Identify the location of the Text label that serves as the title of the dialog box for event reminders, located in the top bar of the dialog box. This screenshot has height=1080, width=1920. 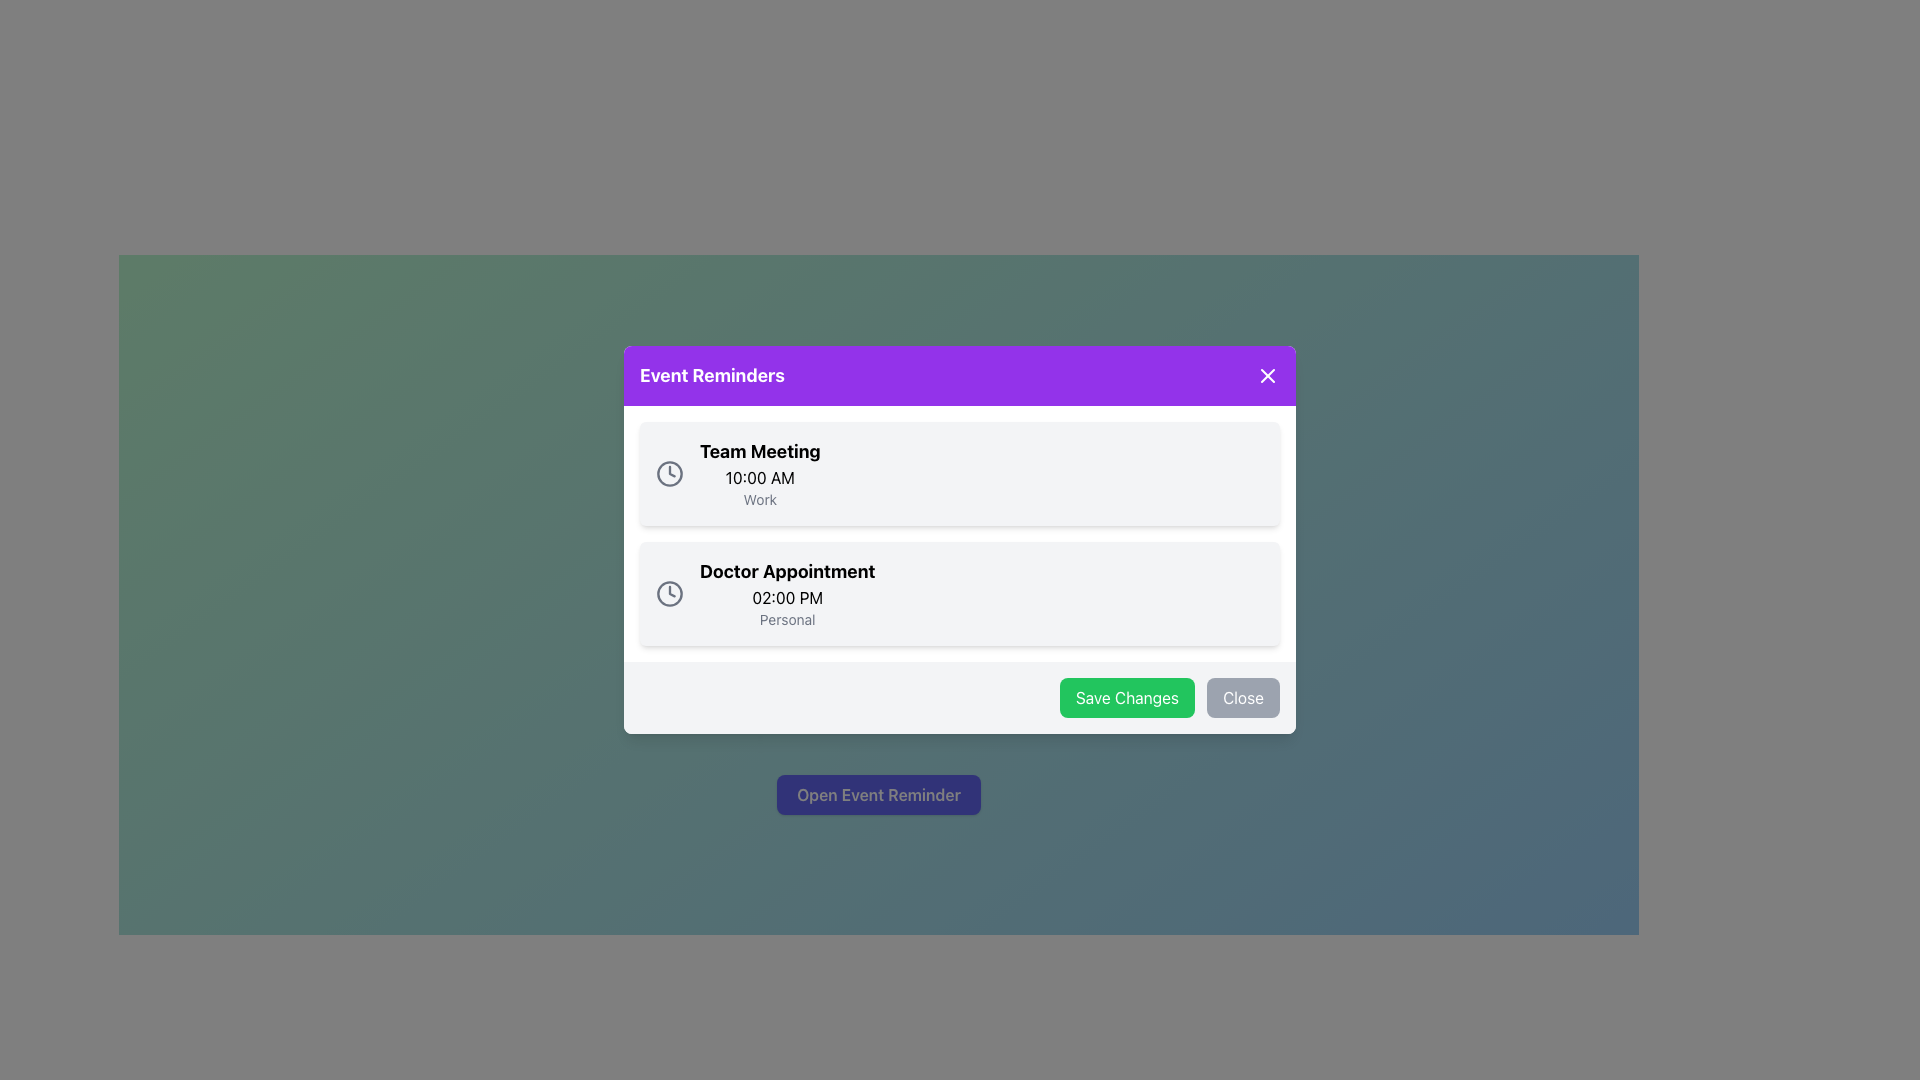
(712, 375).